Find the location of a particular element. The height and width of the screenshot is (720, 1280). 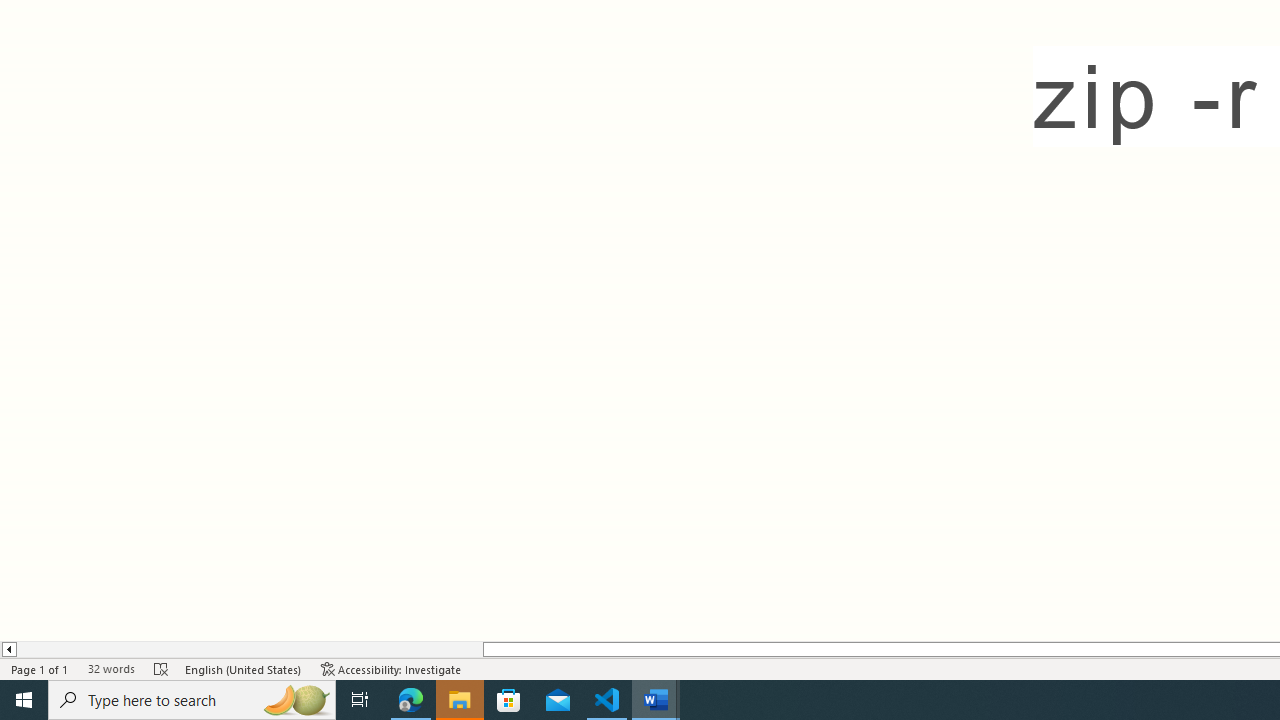

'Spelling and Grammar Check Errors' is located at coordinates (161, 669).